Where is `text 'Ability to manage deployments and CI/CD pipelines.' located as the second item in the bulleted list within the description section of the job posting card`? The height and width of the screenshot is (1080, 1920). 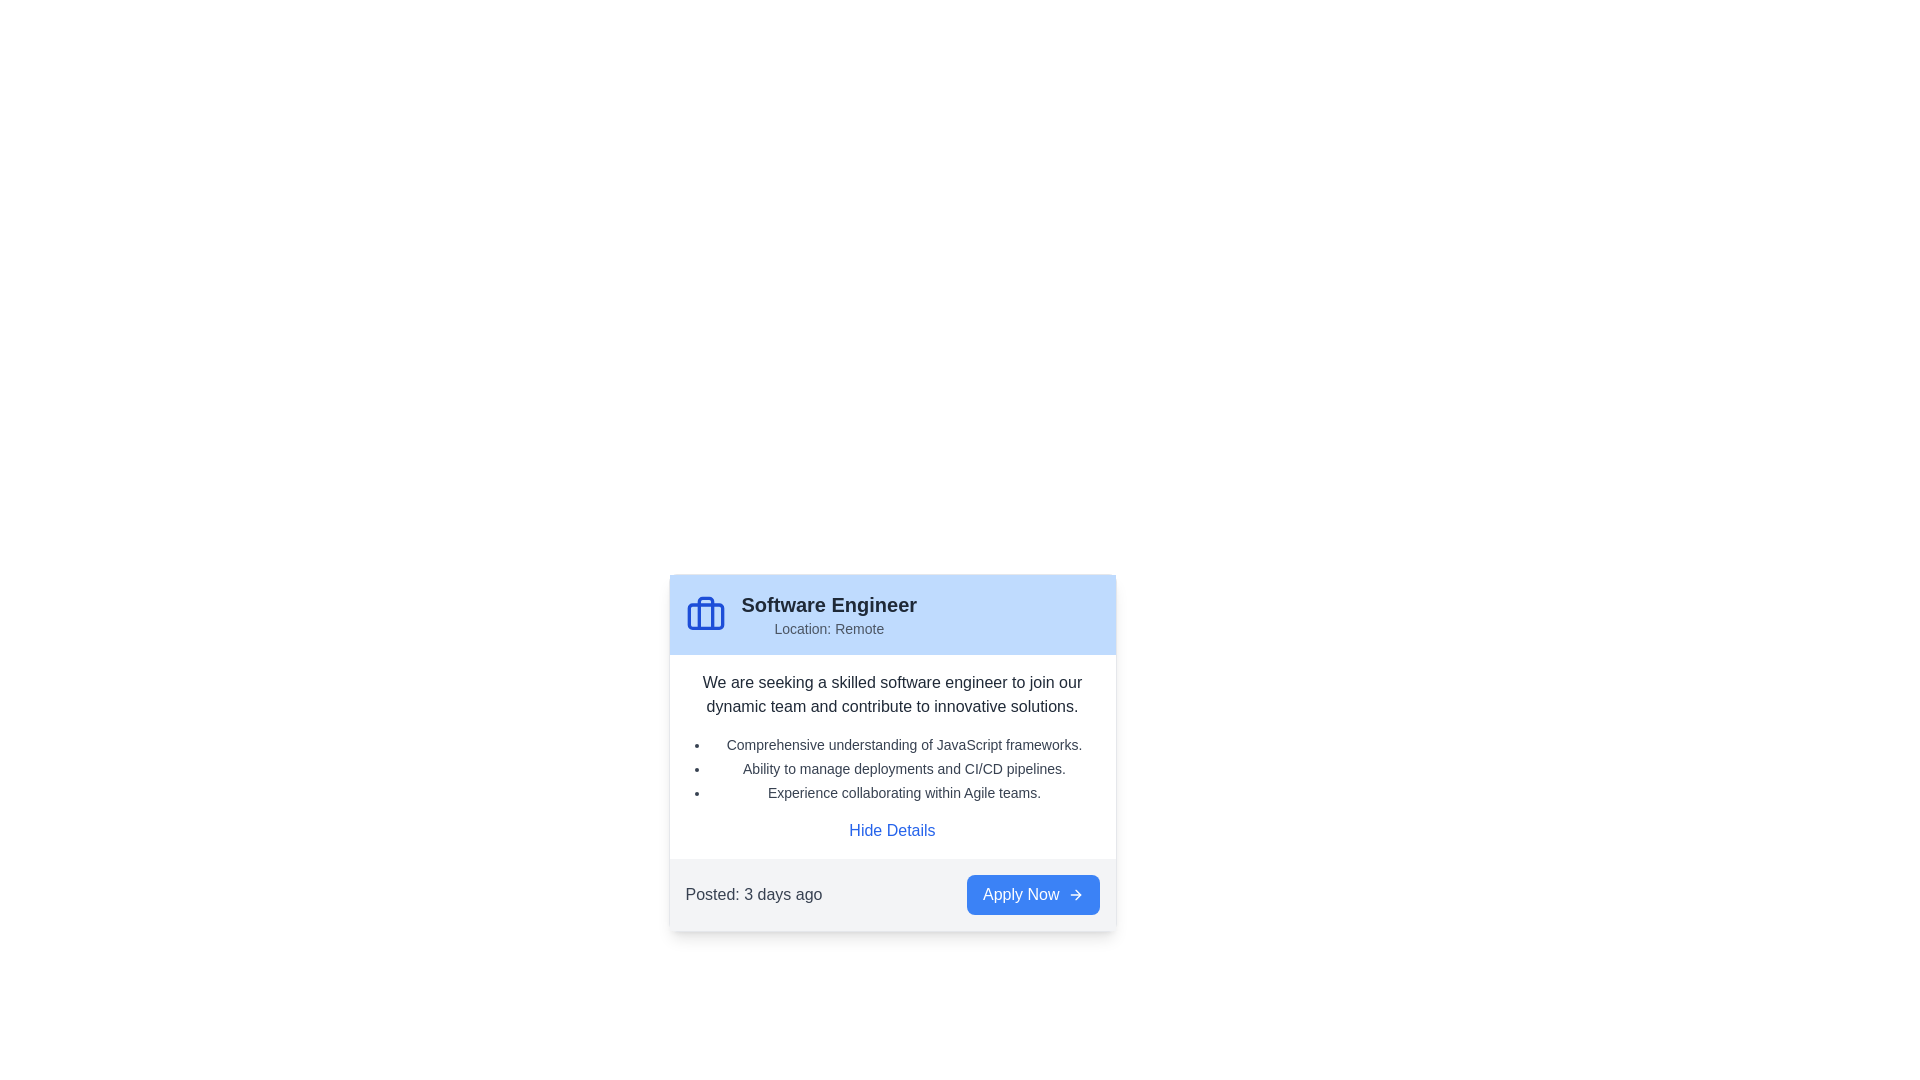
text 'Ability to manage deployments and CI/CD pipelines.' located as the second item in the bulleted list within the description section of the job posting card is located at coordinates (903, 767).